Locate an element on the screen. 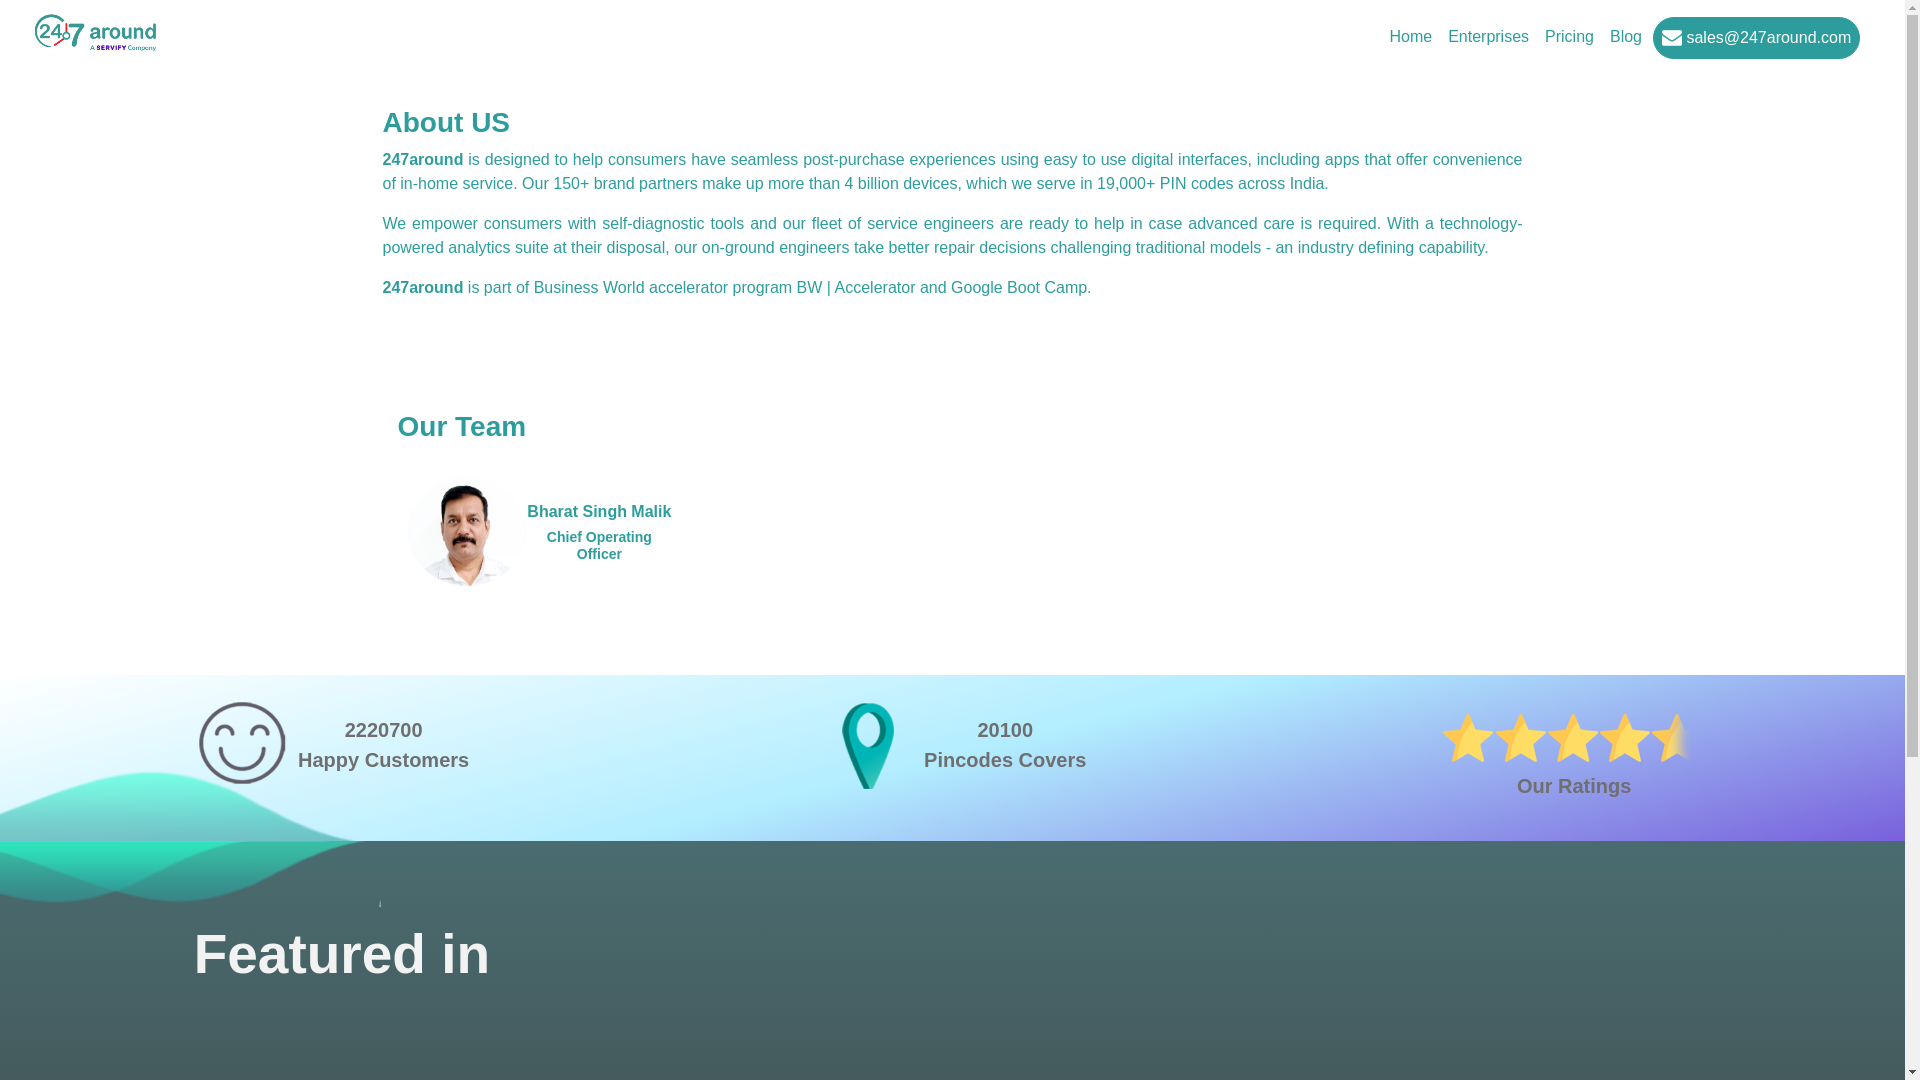  'Blog' is located at coordinates (1626, 37).